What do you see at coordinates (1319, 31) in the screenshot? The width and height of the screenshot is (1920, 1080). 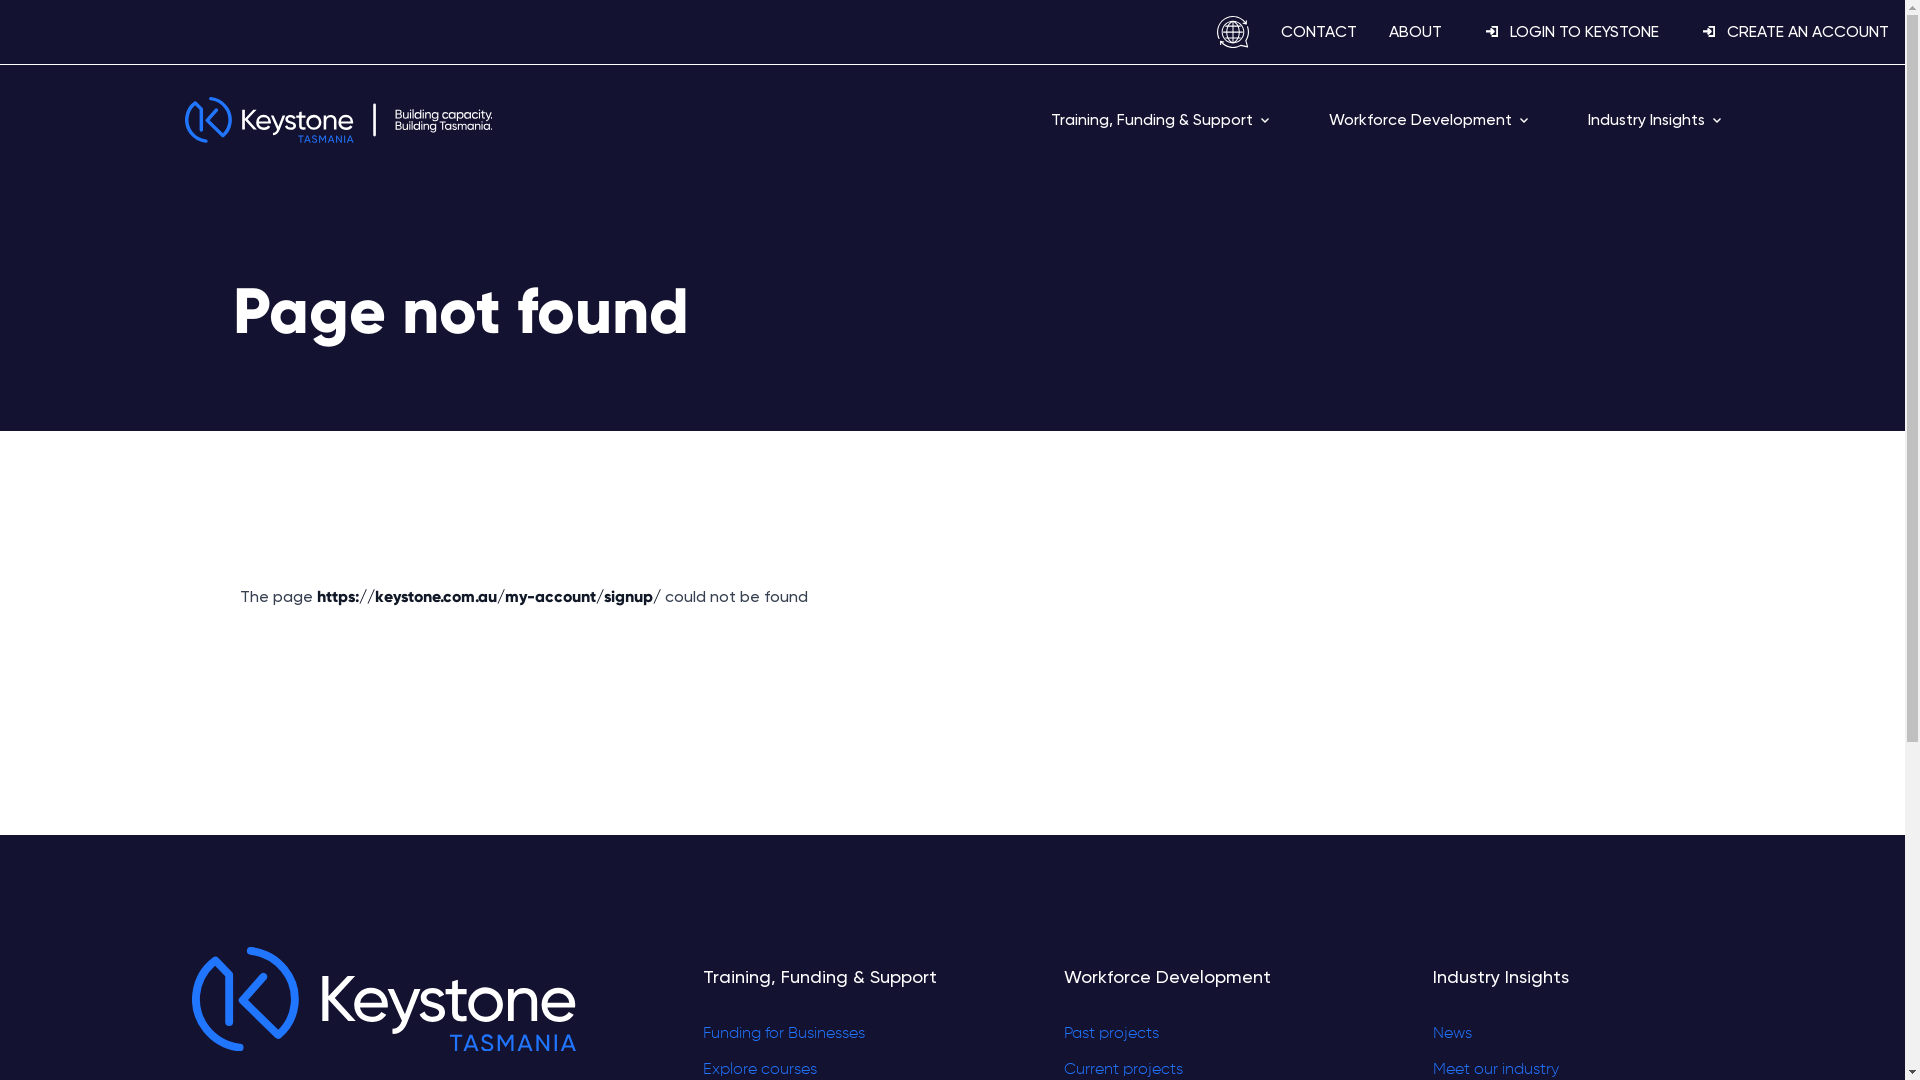 I see `'CONTACT'` at bounding box center [1319, 31].